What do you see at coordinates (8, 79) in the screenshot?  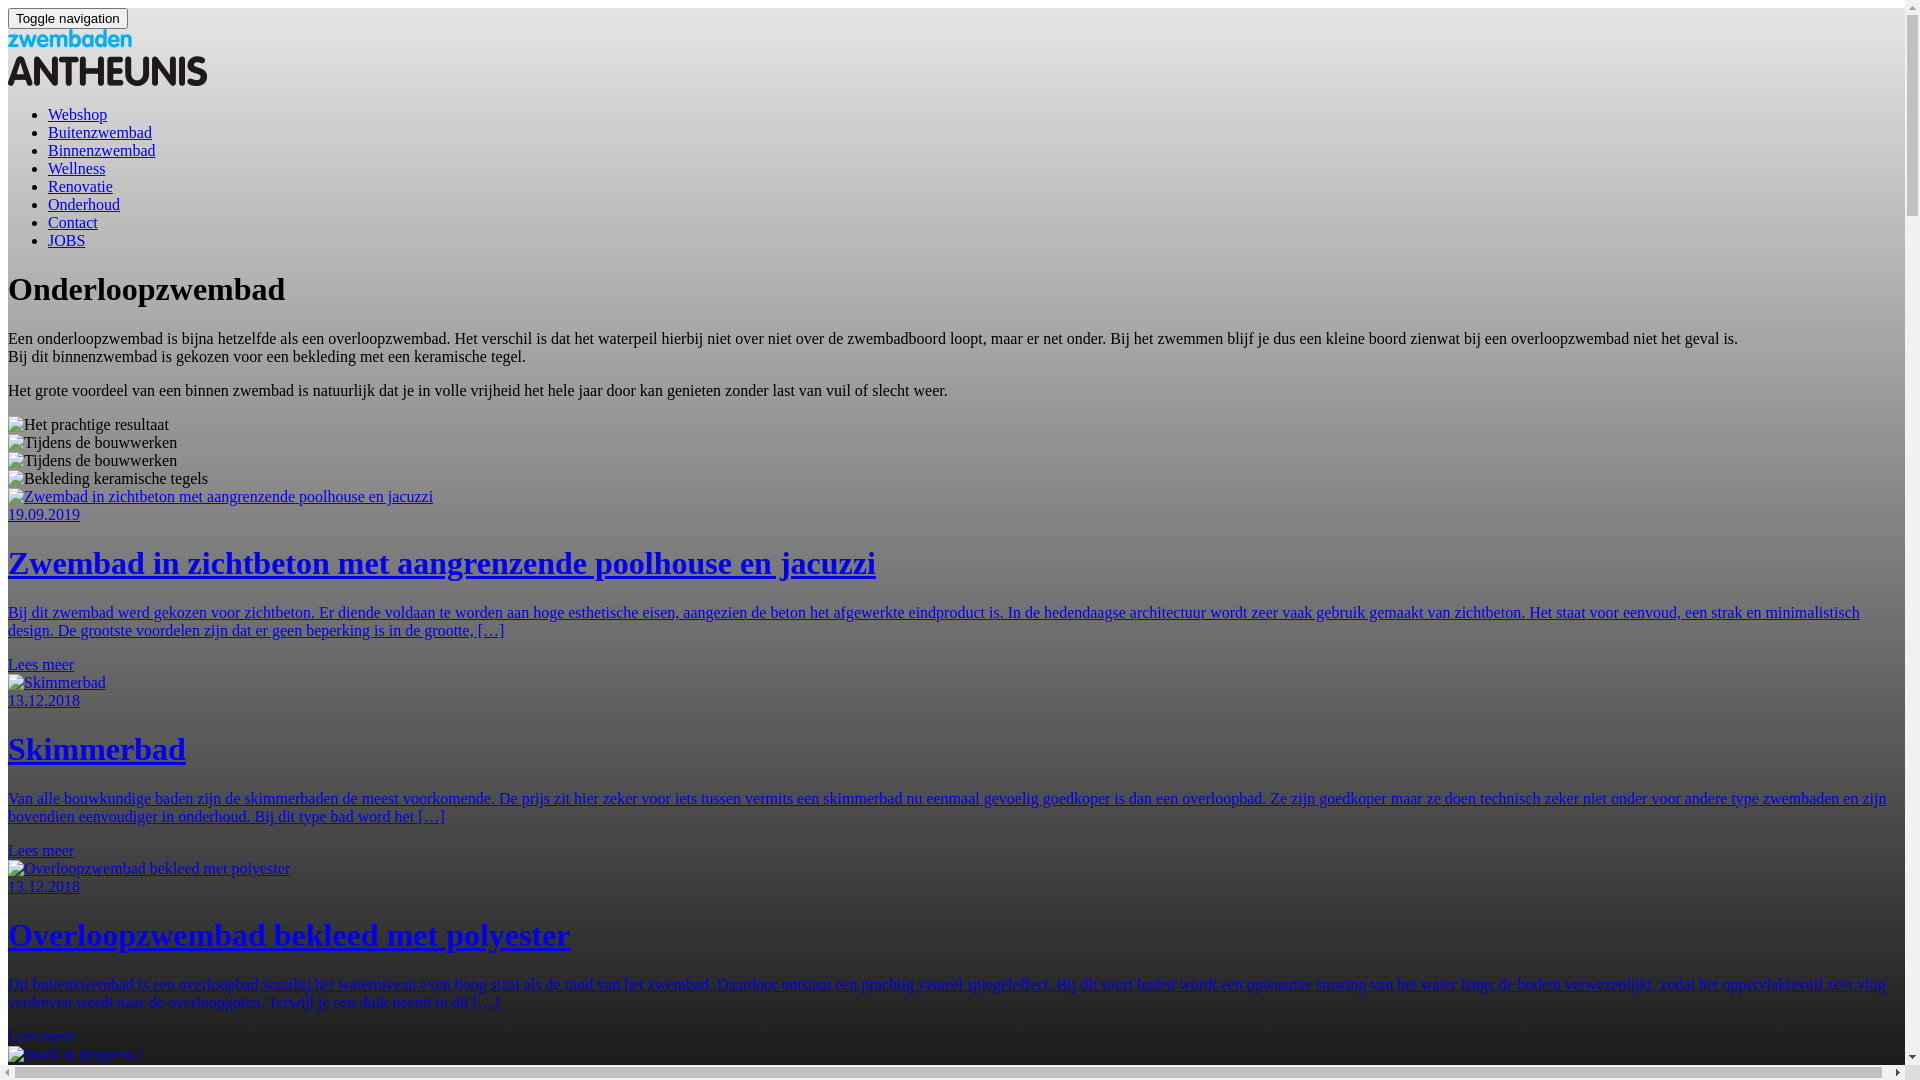 I see `'Homepage'` at bounding box center [8, 79].